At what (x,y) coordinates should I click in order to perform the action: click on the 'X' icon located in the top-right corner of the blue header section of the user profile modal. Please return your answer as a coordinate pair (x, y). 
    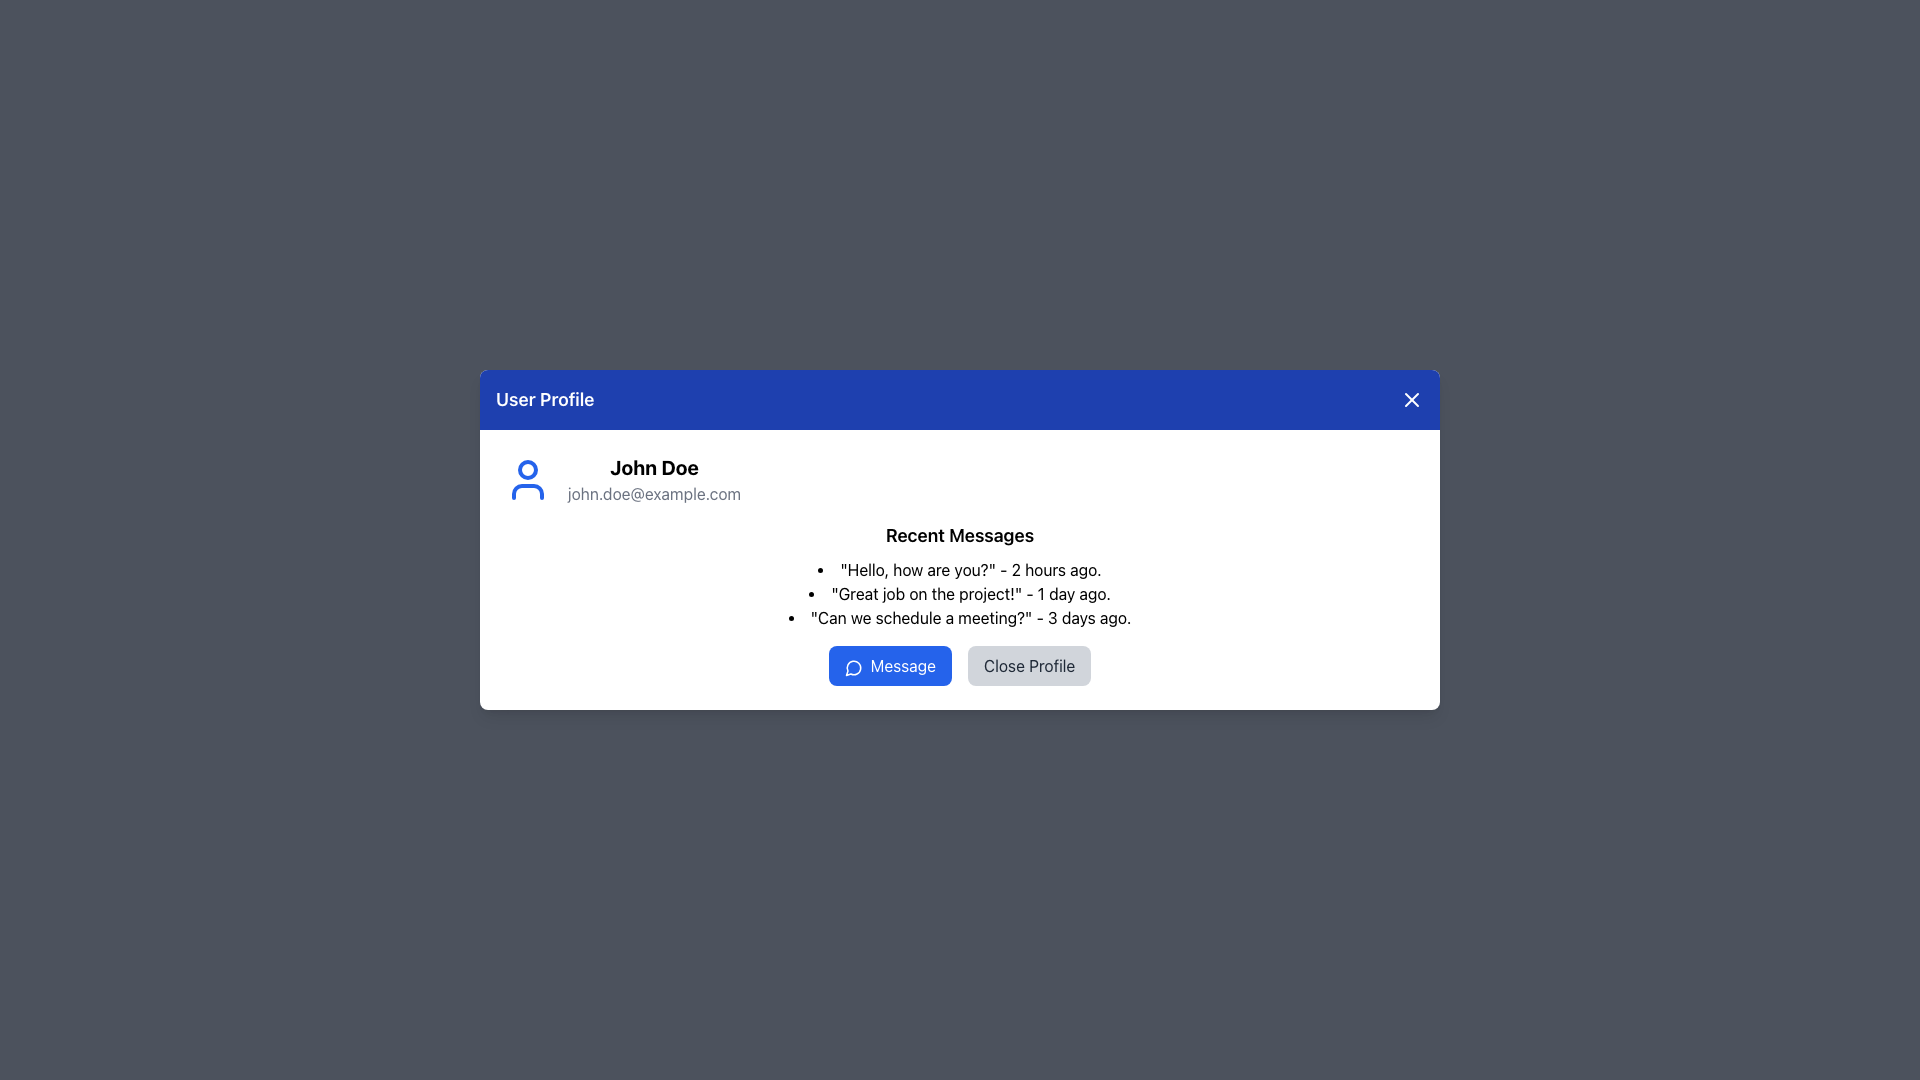
    Looking at the image, I should click on (1410, 400).